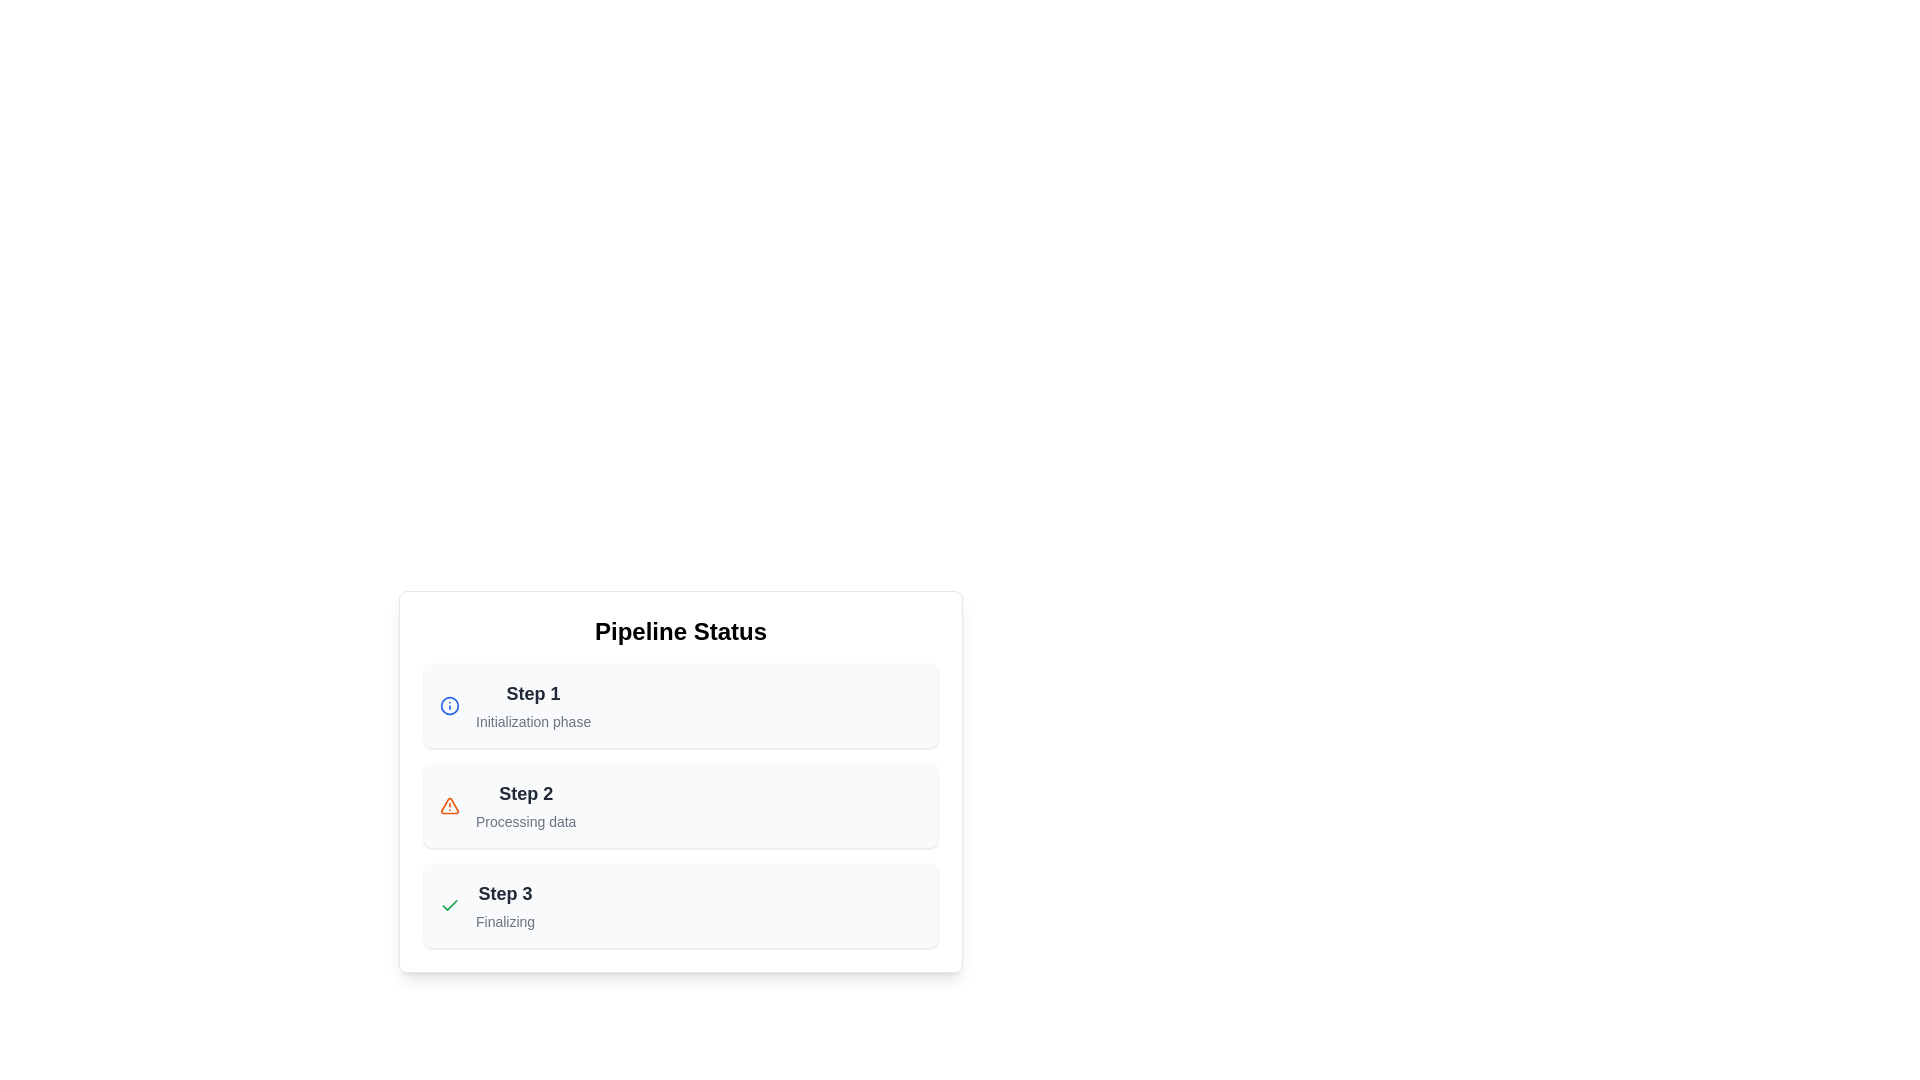 This screenshot has width=1920, height=1080. What do you see at coordinates (526, 793) in the screenshot?
I see `the Text Label indicating 'Step 2', which serves as a milestone in the workflow and is located between 'Step 1' and 'Step 3'` at bounding box center [526, 793].